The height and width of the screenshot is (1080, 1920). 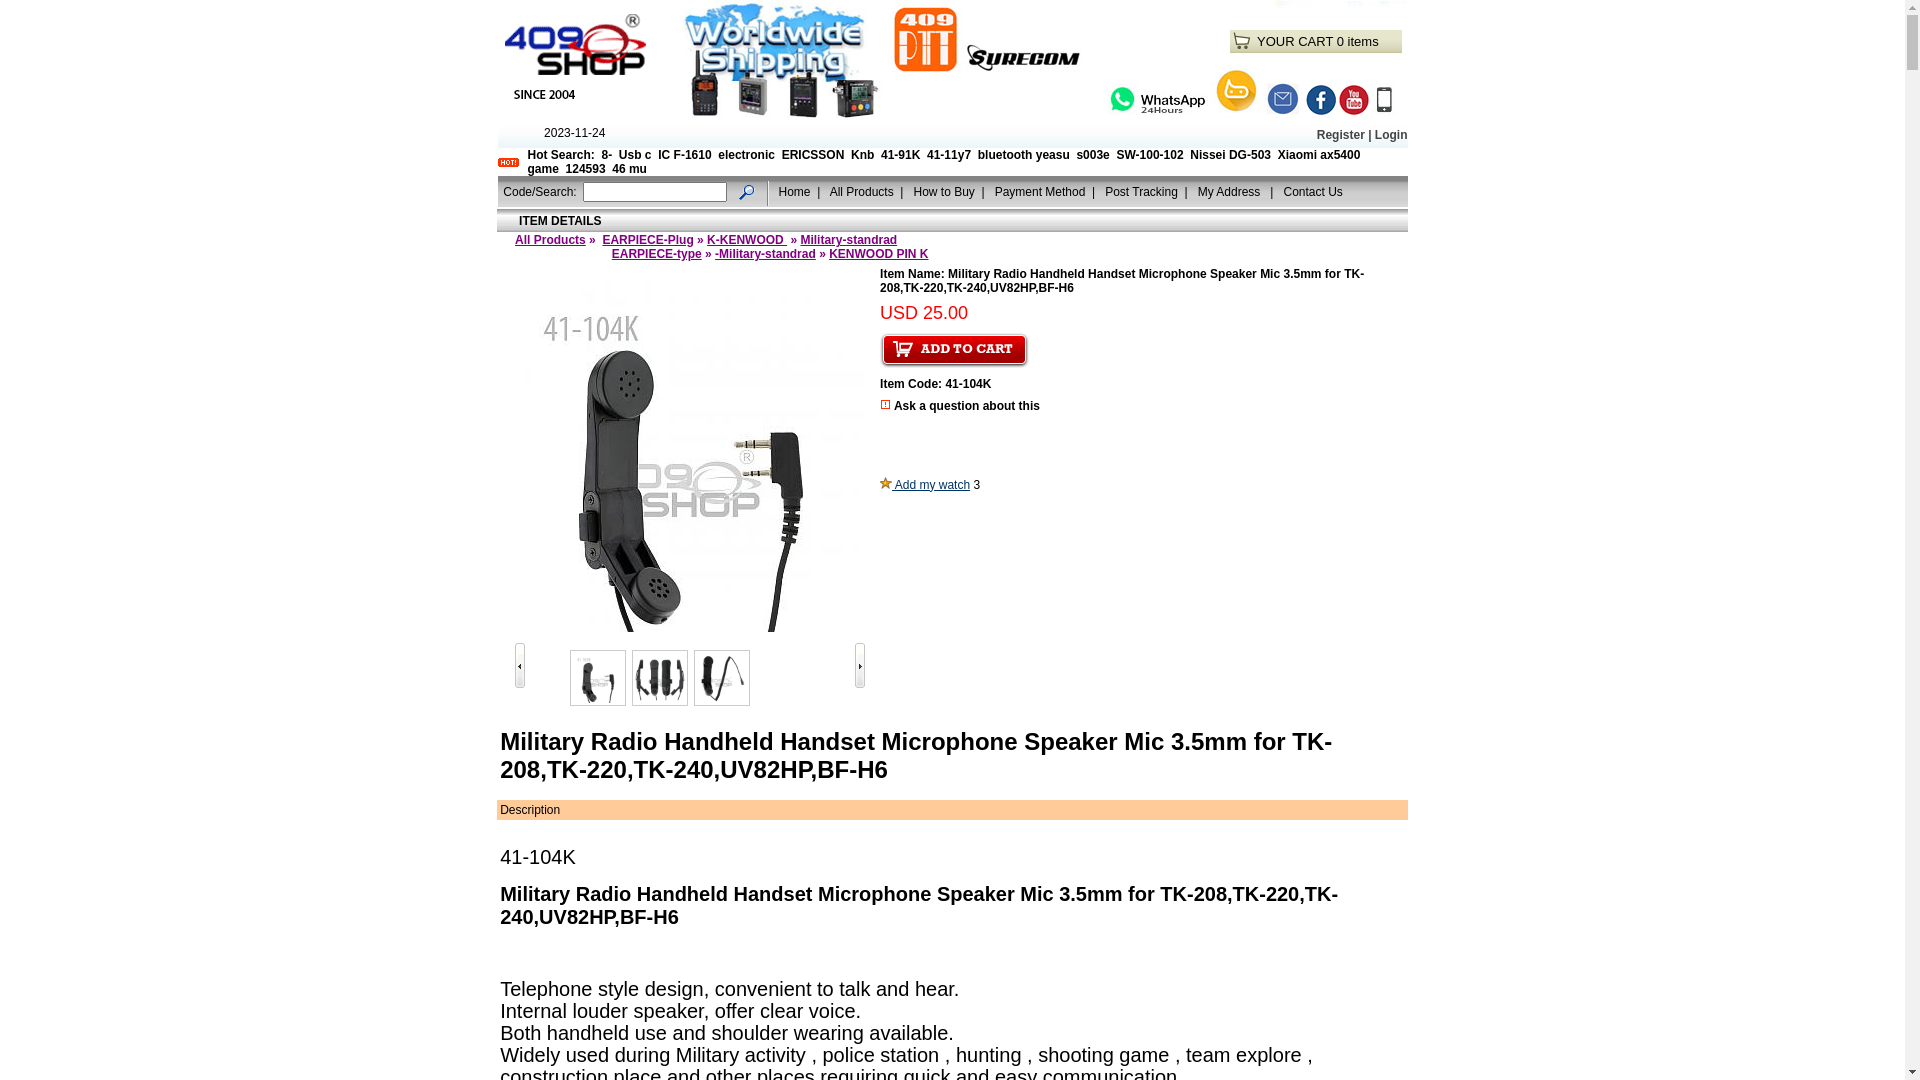 I want to click on 'YOUR CART 0 items', so click(x=1256, y=41).